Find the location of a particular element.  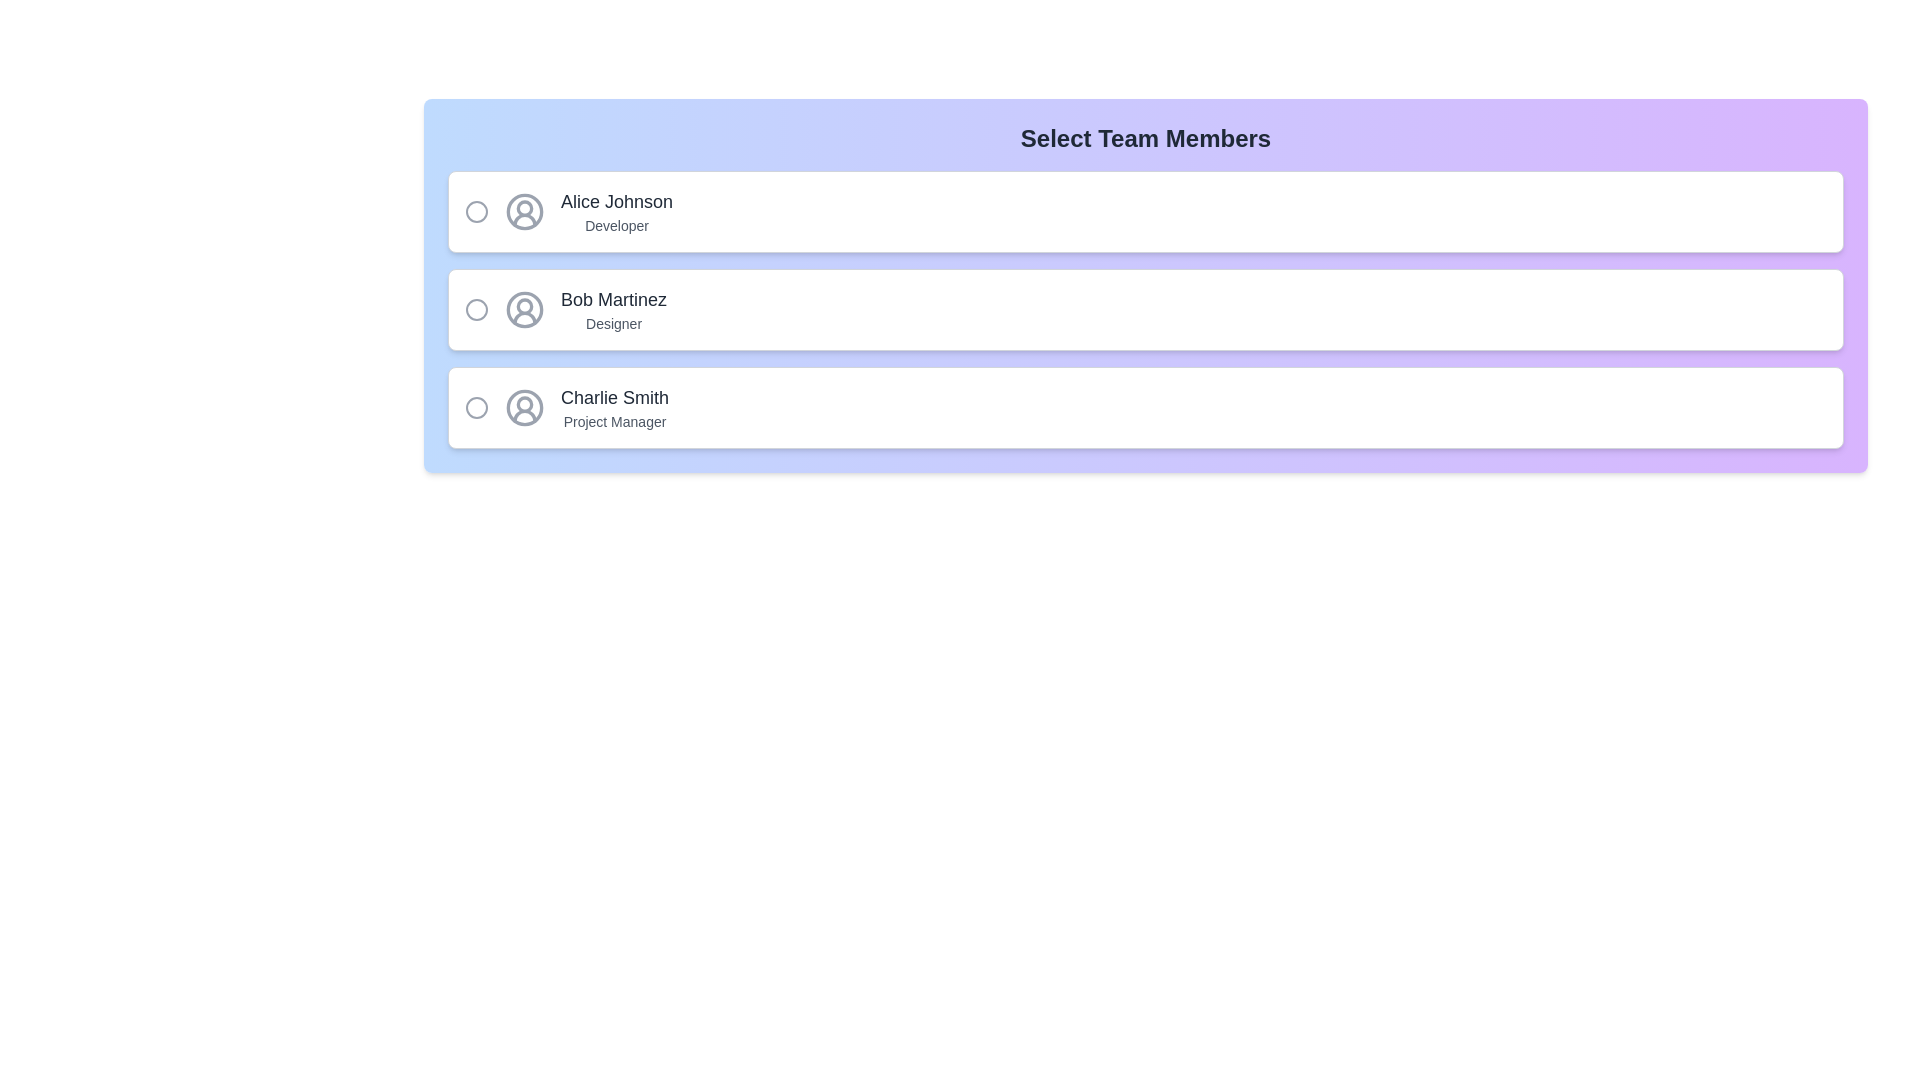

the circular user profile icon with a gray outline located to the left of the text 'Bob Martinez Designer' in the second card of the 'Select Team Members' section is located at coordinates (524, 309).